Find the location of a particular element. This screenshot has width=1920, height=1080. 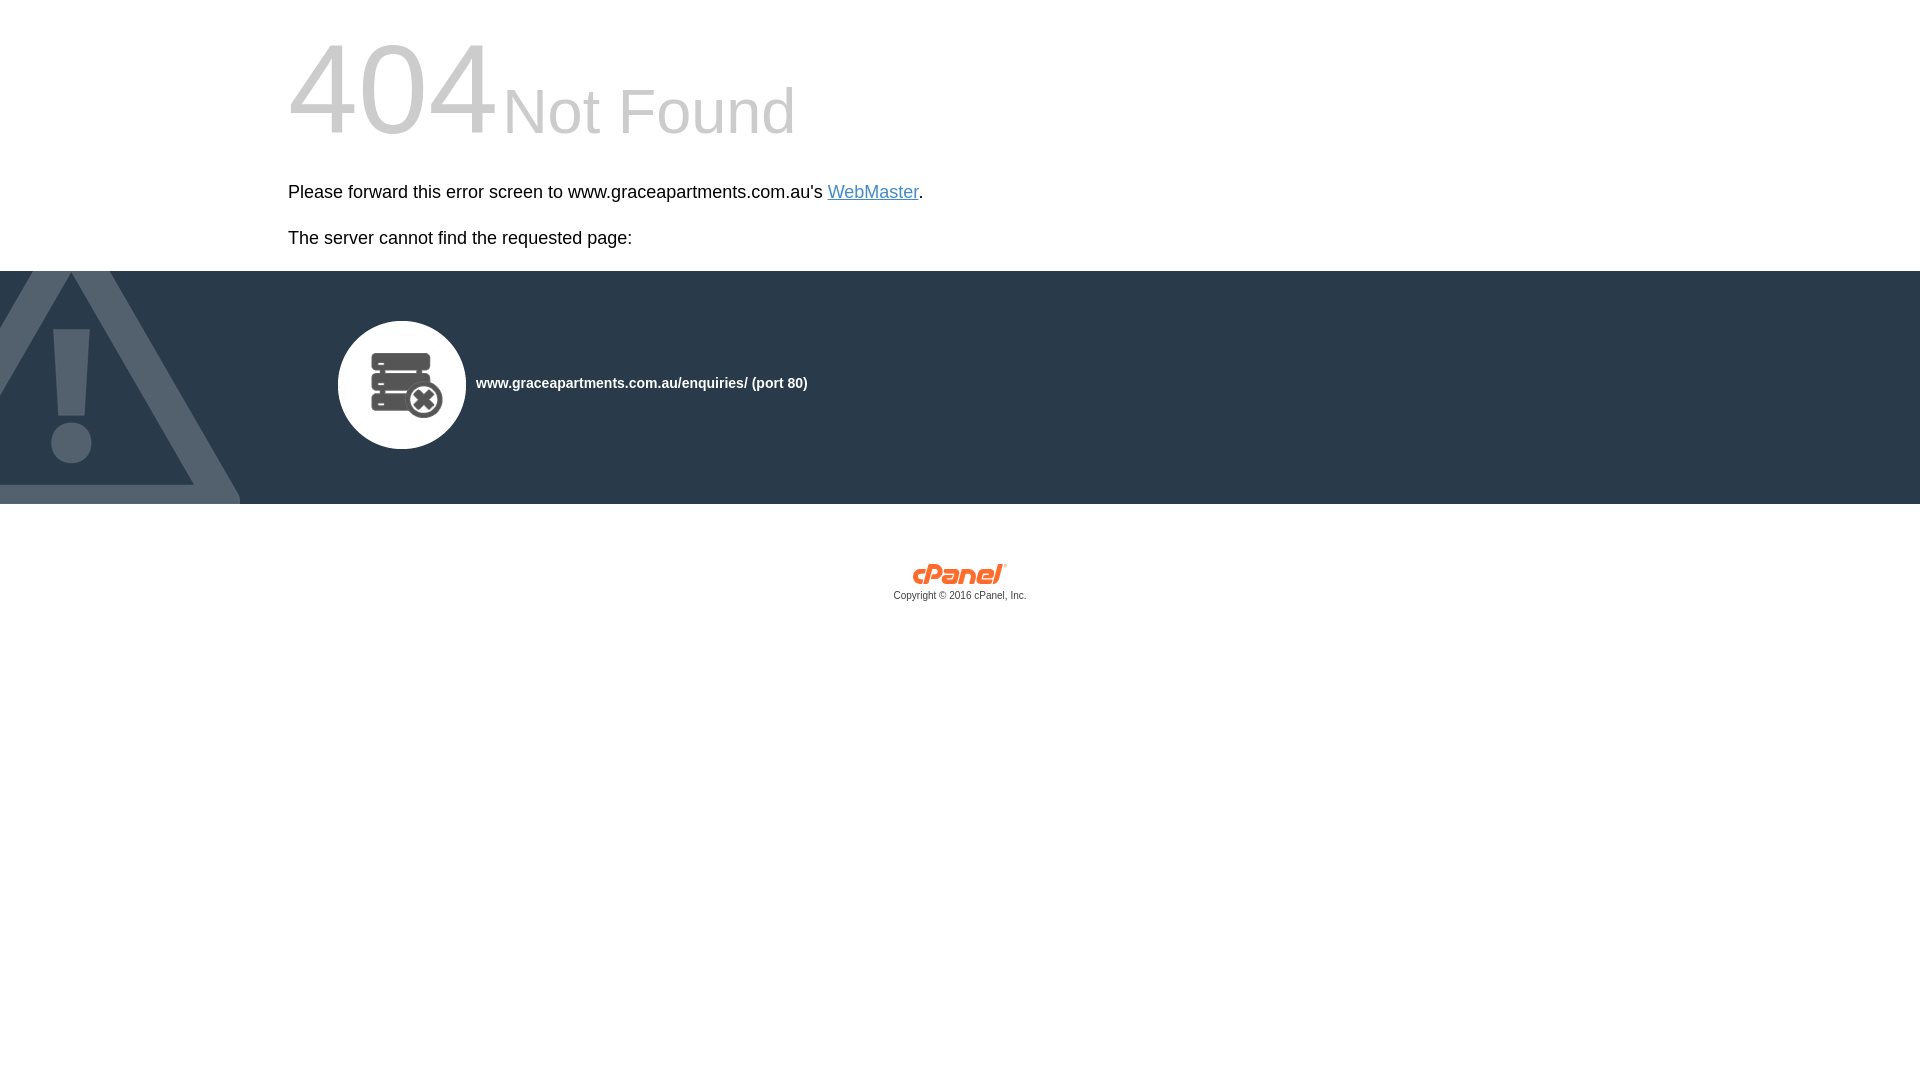

'WebMaster' is located at coordinates (873, 192).